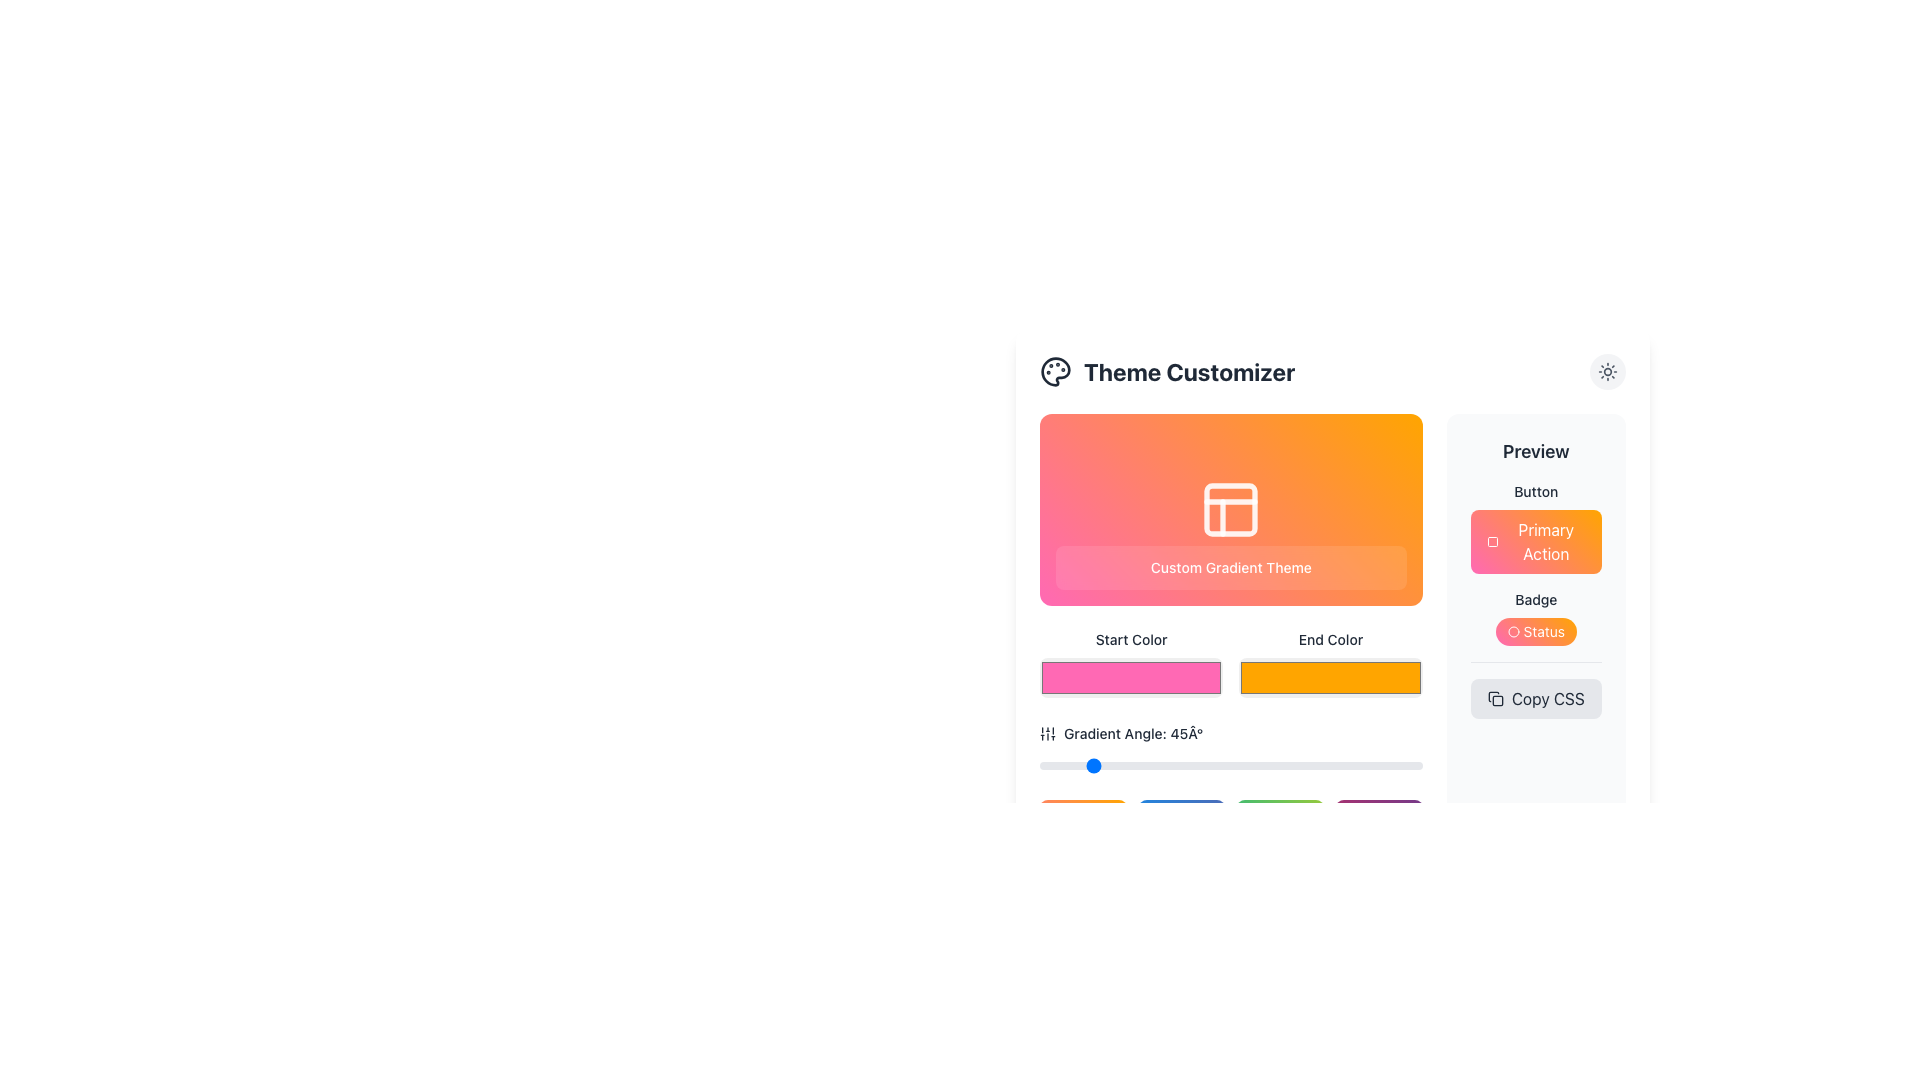 This screenshot has height=1080, width=1920. What do you see at coordinates (1330, 664) in the screenshot?
I see `the 'End Color' color picker input field, which is an orange rectangular component located in the second column of the 'Theme Customizer' section` at bounding box center [1330, 664].